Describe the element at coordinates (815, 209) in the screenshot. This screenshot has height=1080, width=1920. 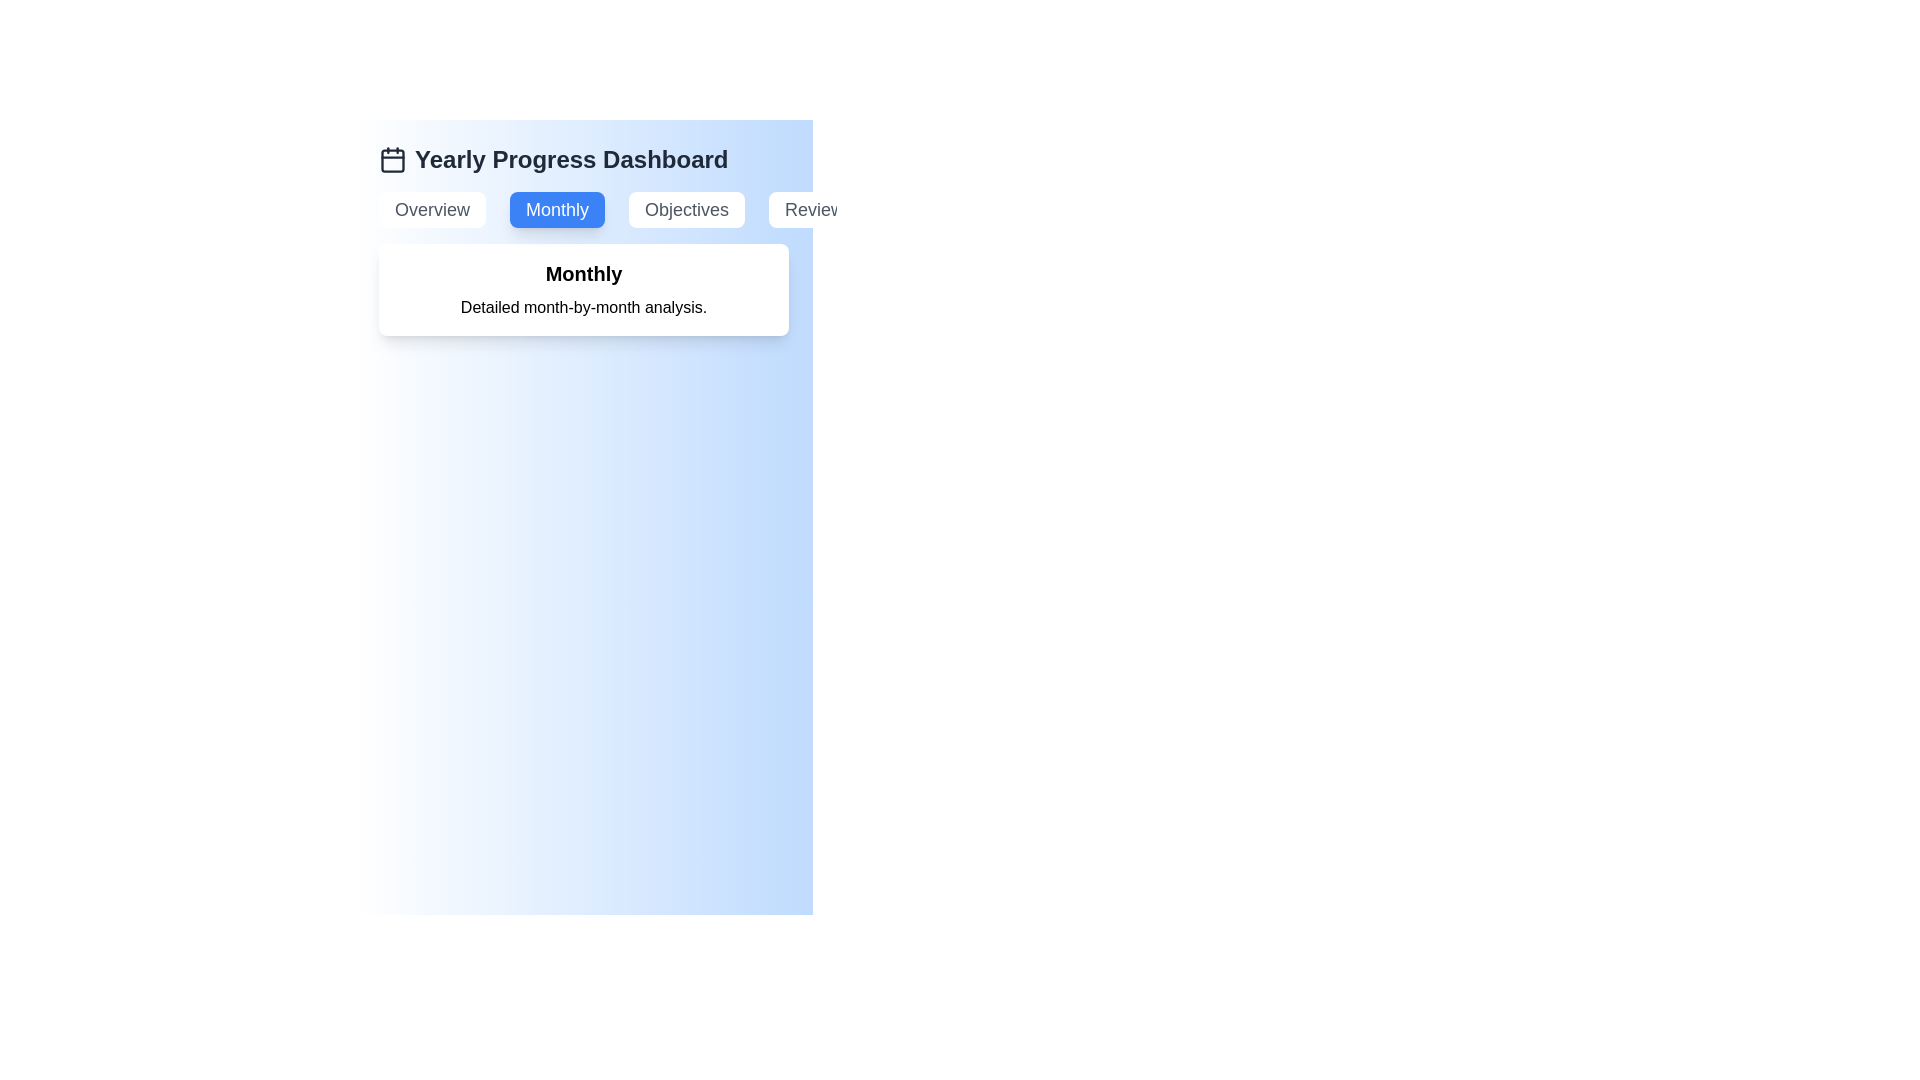
I see `the Review tab to view its content` at that location.